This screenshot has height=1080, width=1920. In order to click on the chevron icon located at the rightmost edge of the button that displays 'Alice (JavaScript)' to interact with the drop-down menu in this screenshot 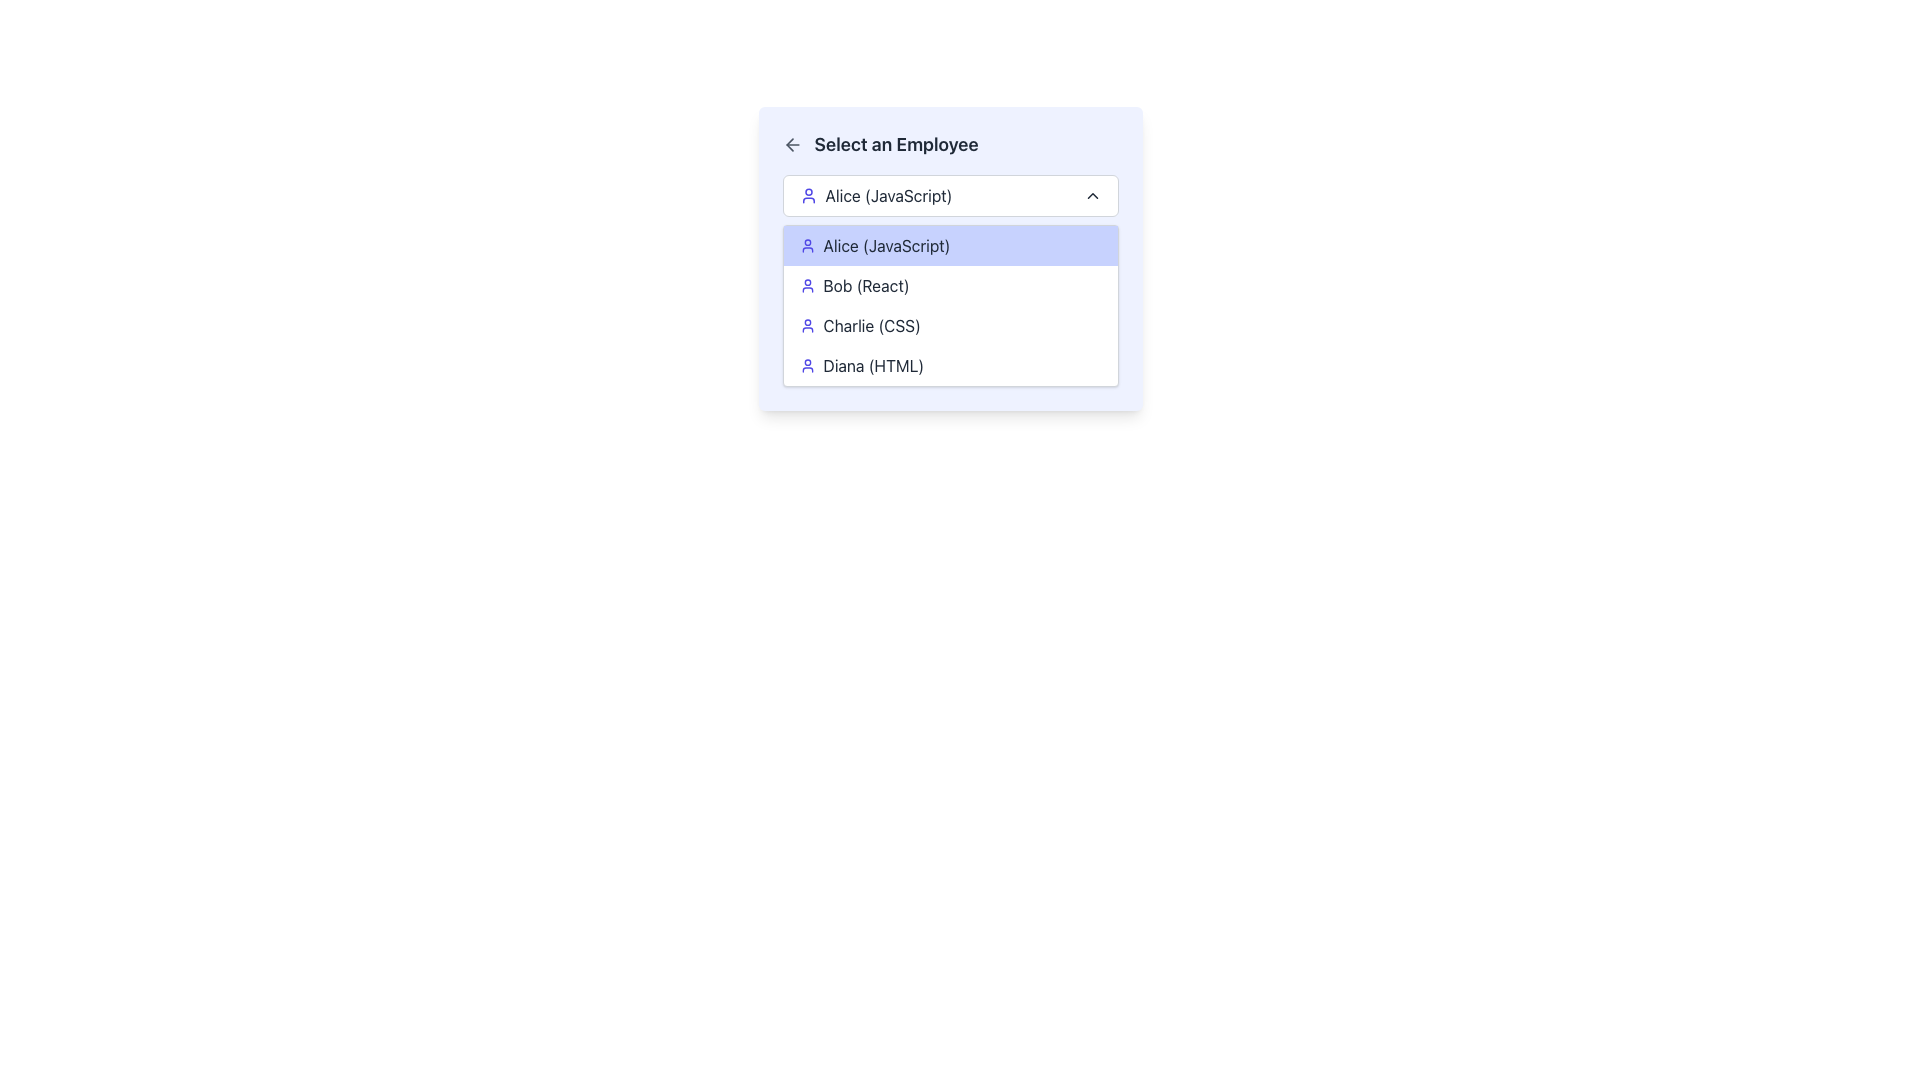, I will do `click(1091, 196)`.